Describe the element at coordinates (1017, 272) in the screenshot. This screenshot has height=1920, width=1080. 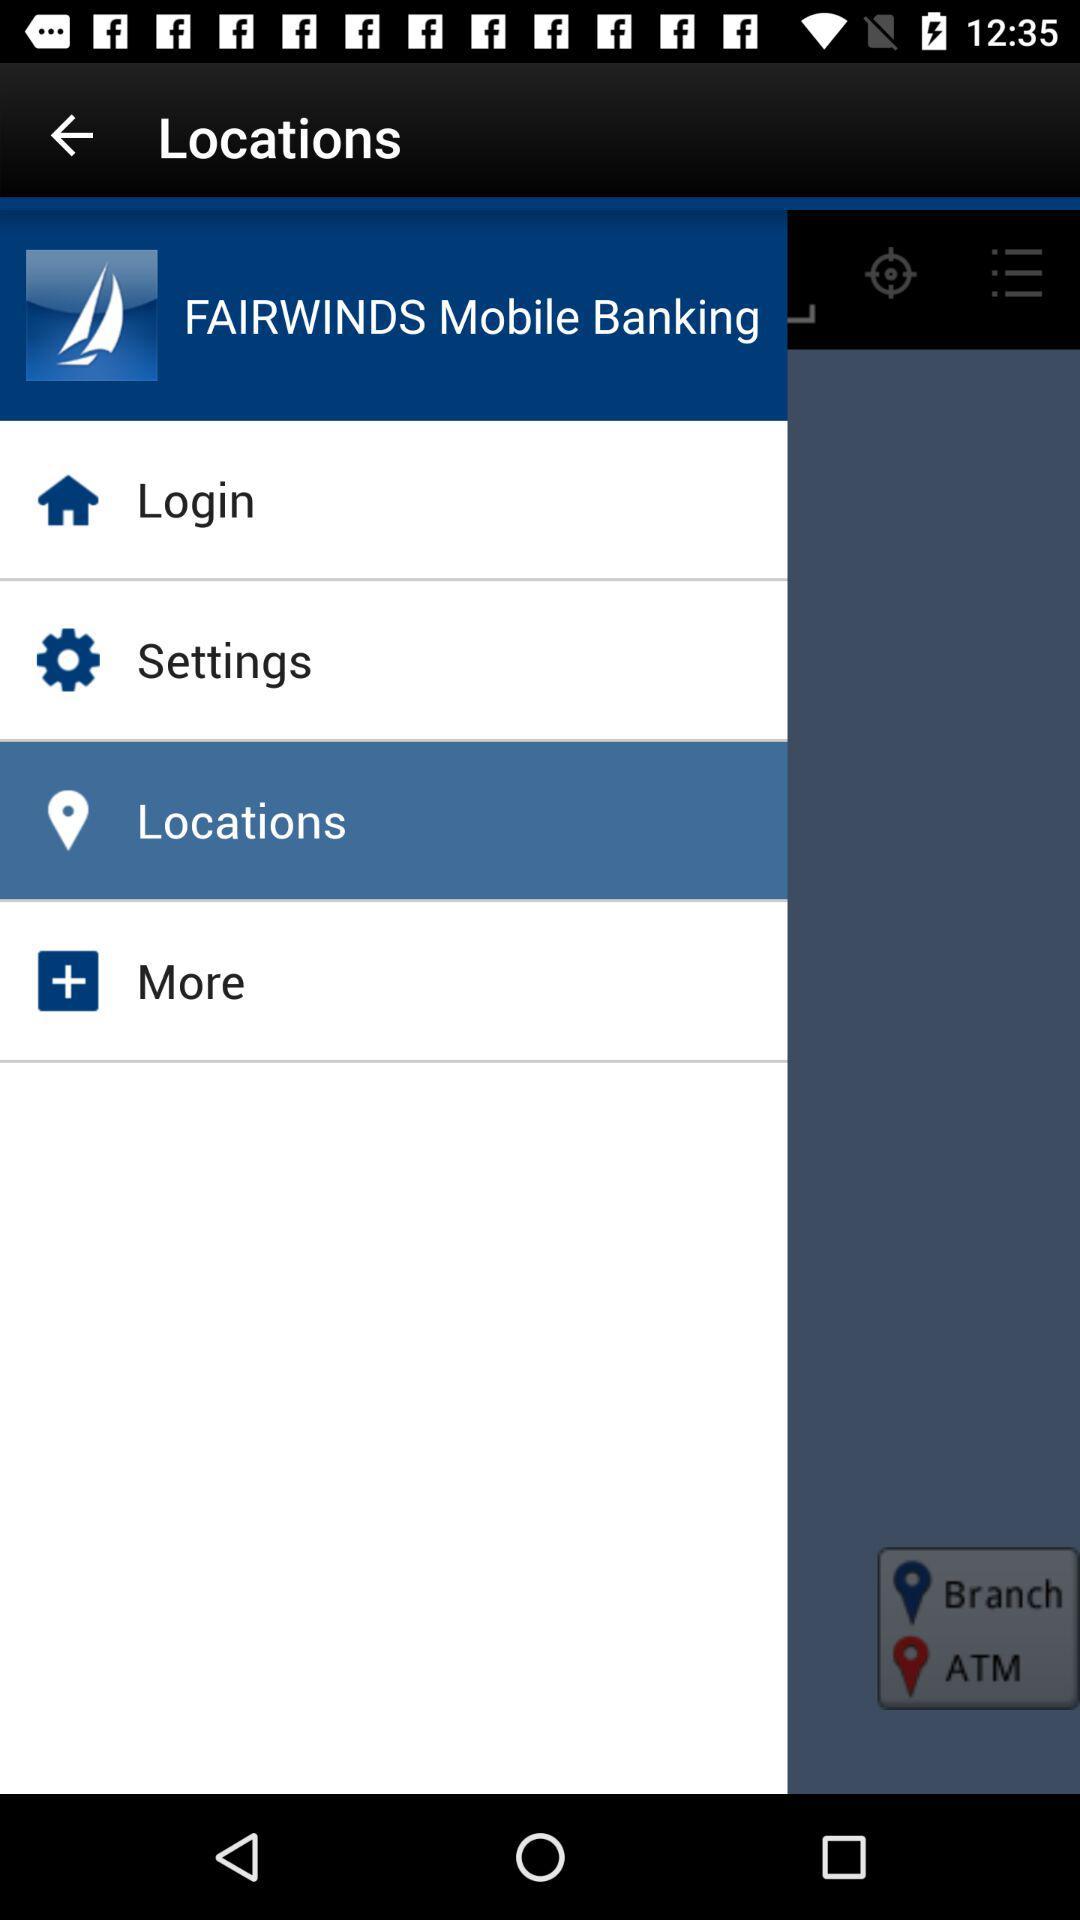
I see `the list icon` at that location.